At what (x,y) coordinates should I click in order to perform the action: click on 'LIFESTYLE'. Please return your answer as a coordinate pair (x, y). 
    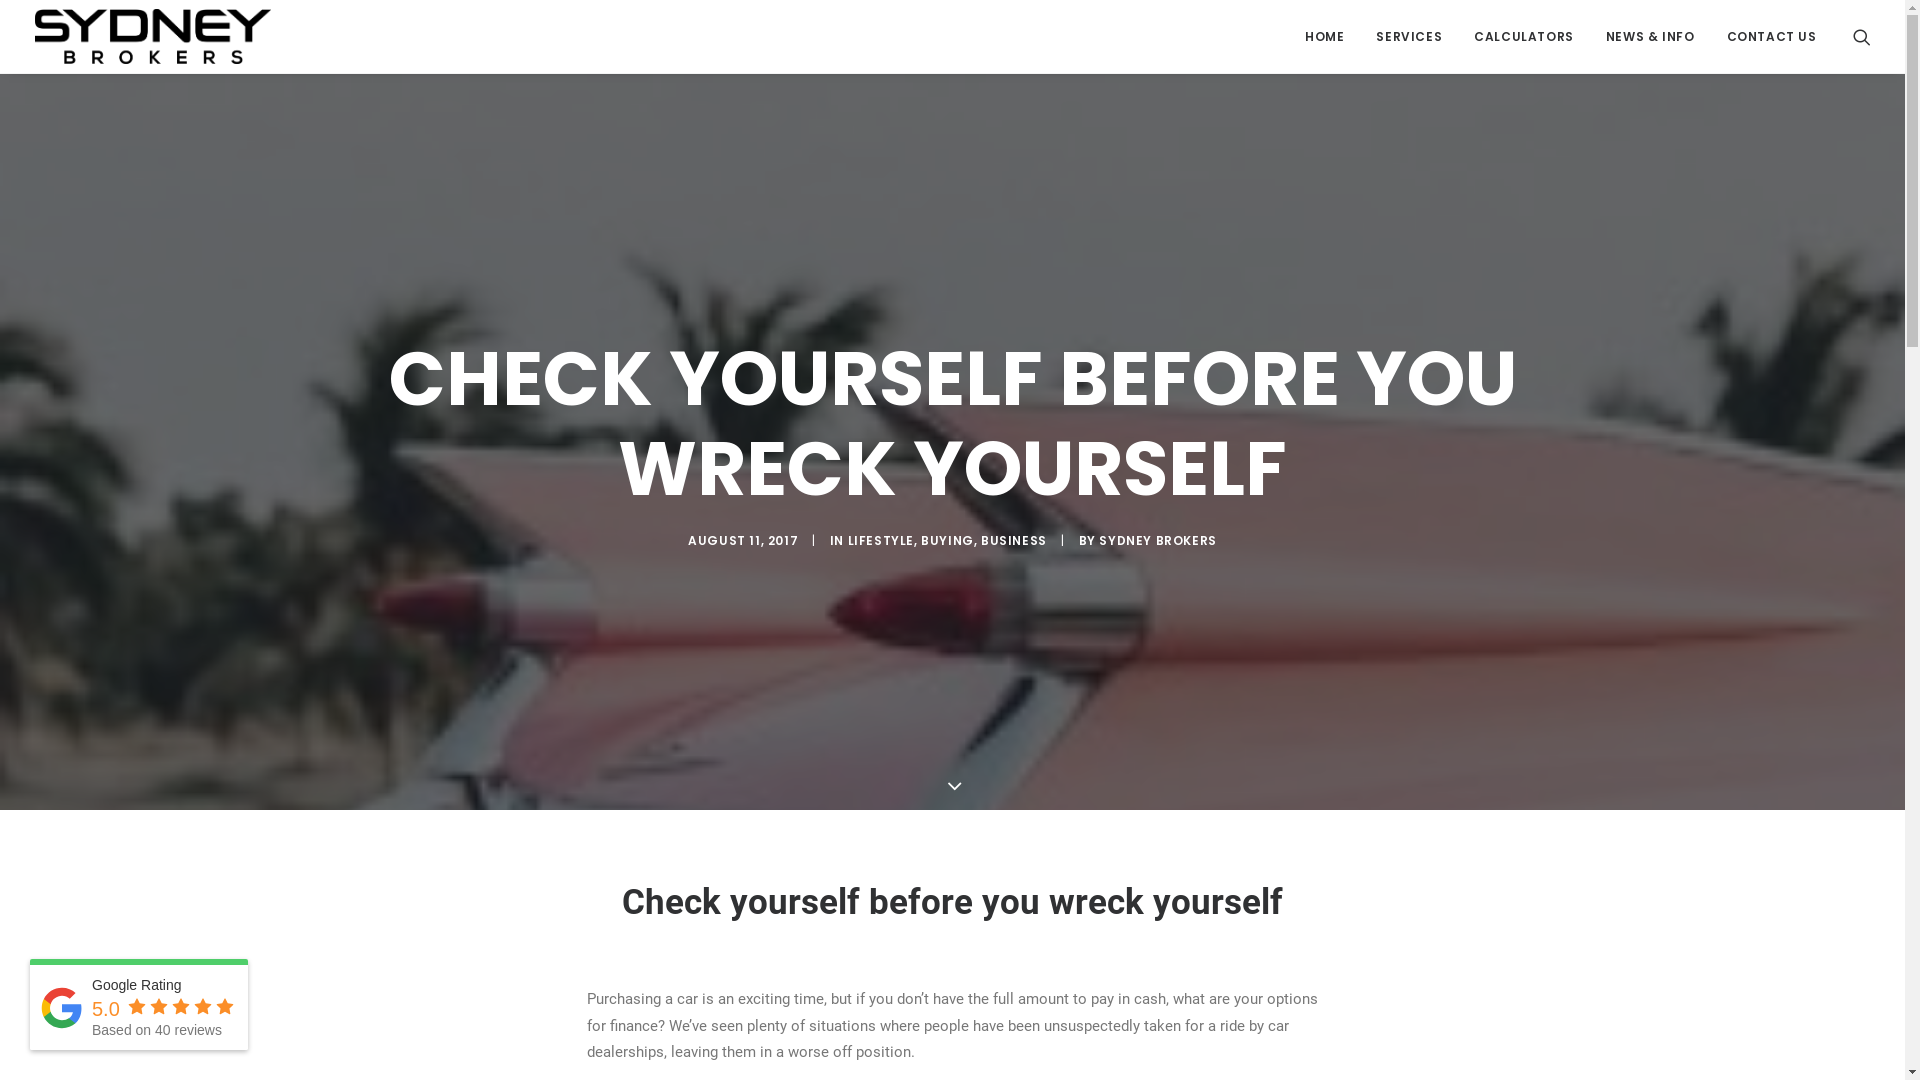
    Looking at the image, I should click on (848, 540).